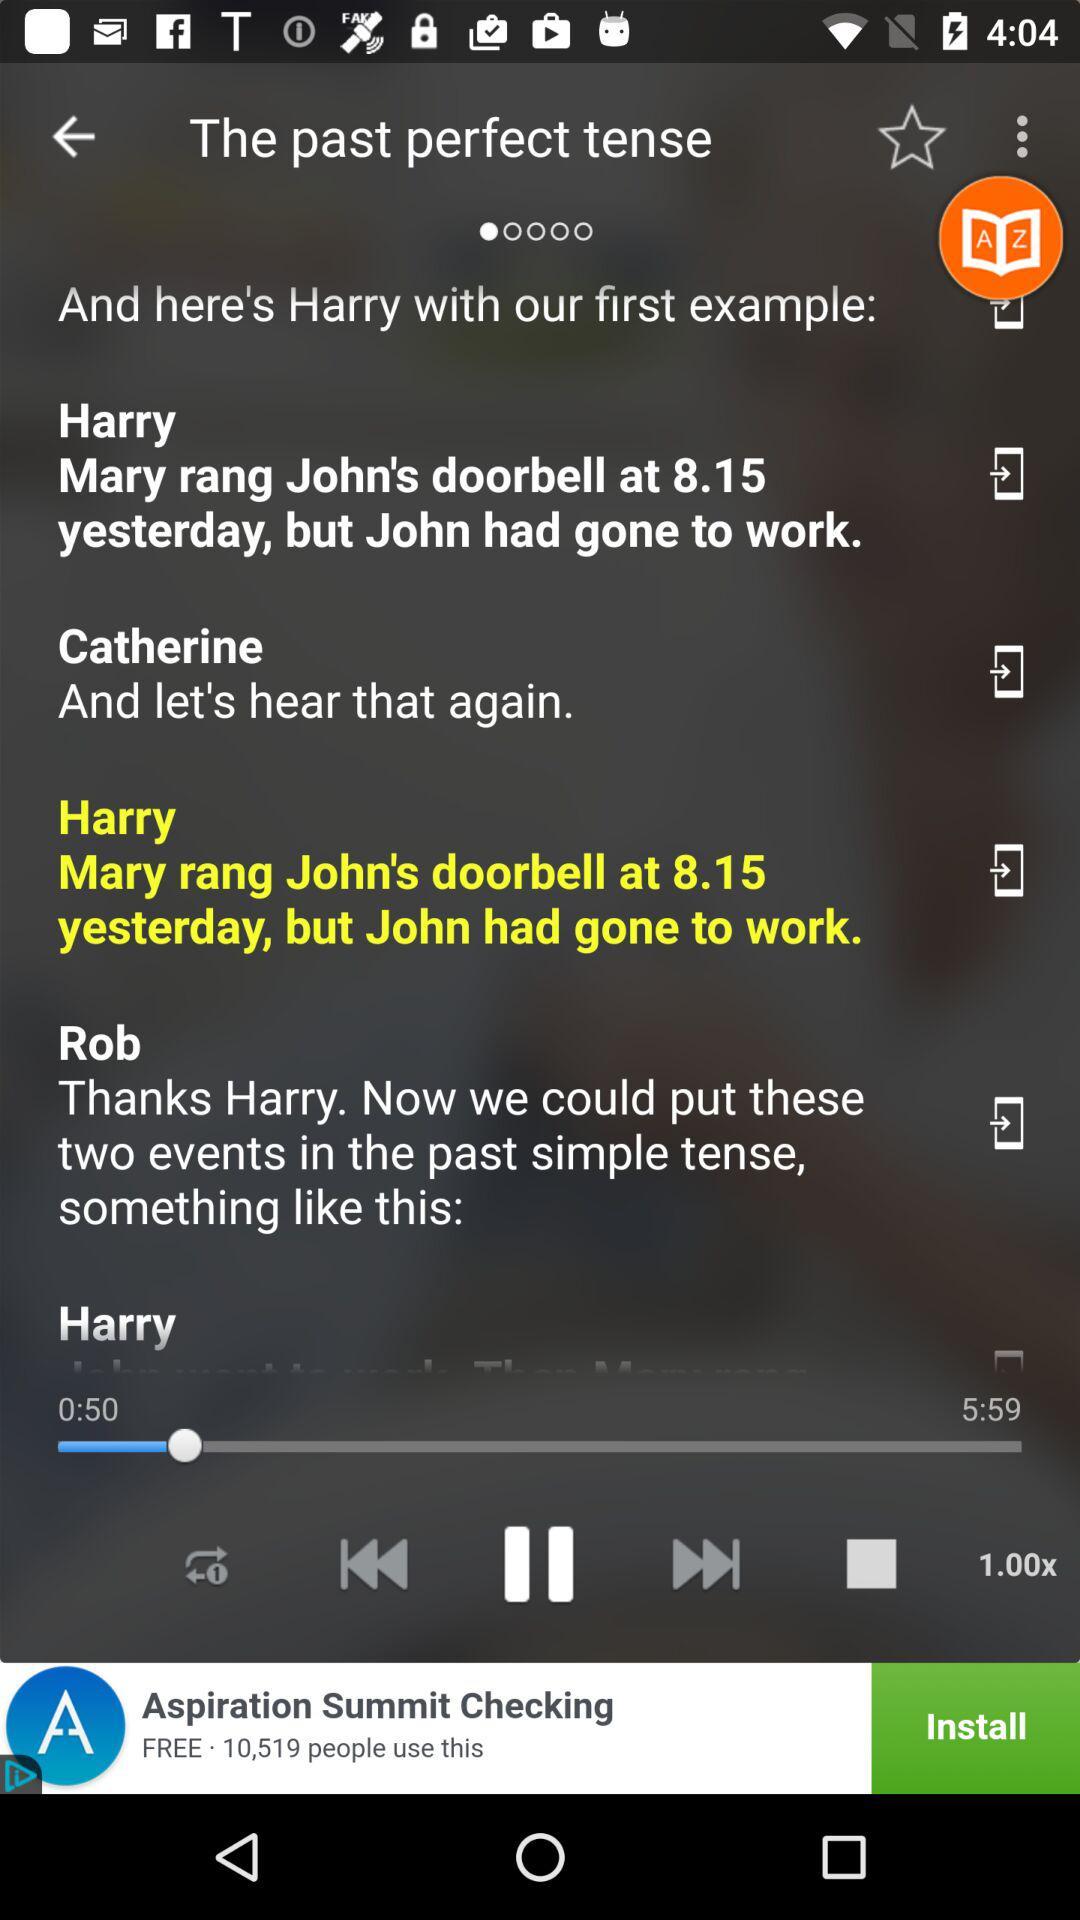 This screenshot has width=1080, height=1920. I want to click on the page of an advertisement, so click(540, 1727).